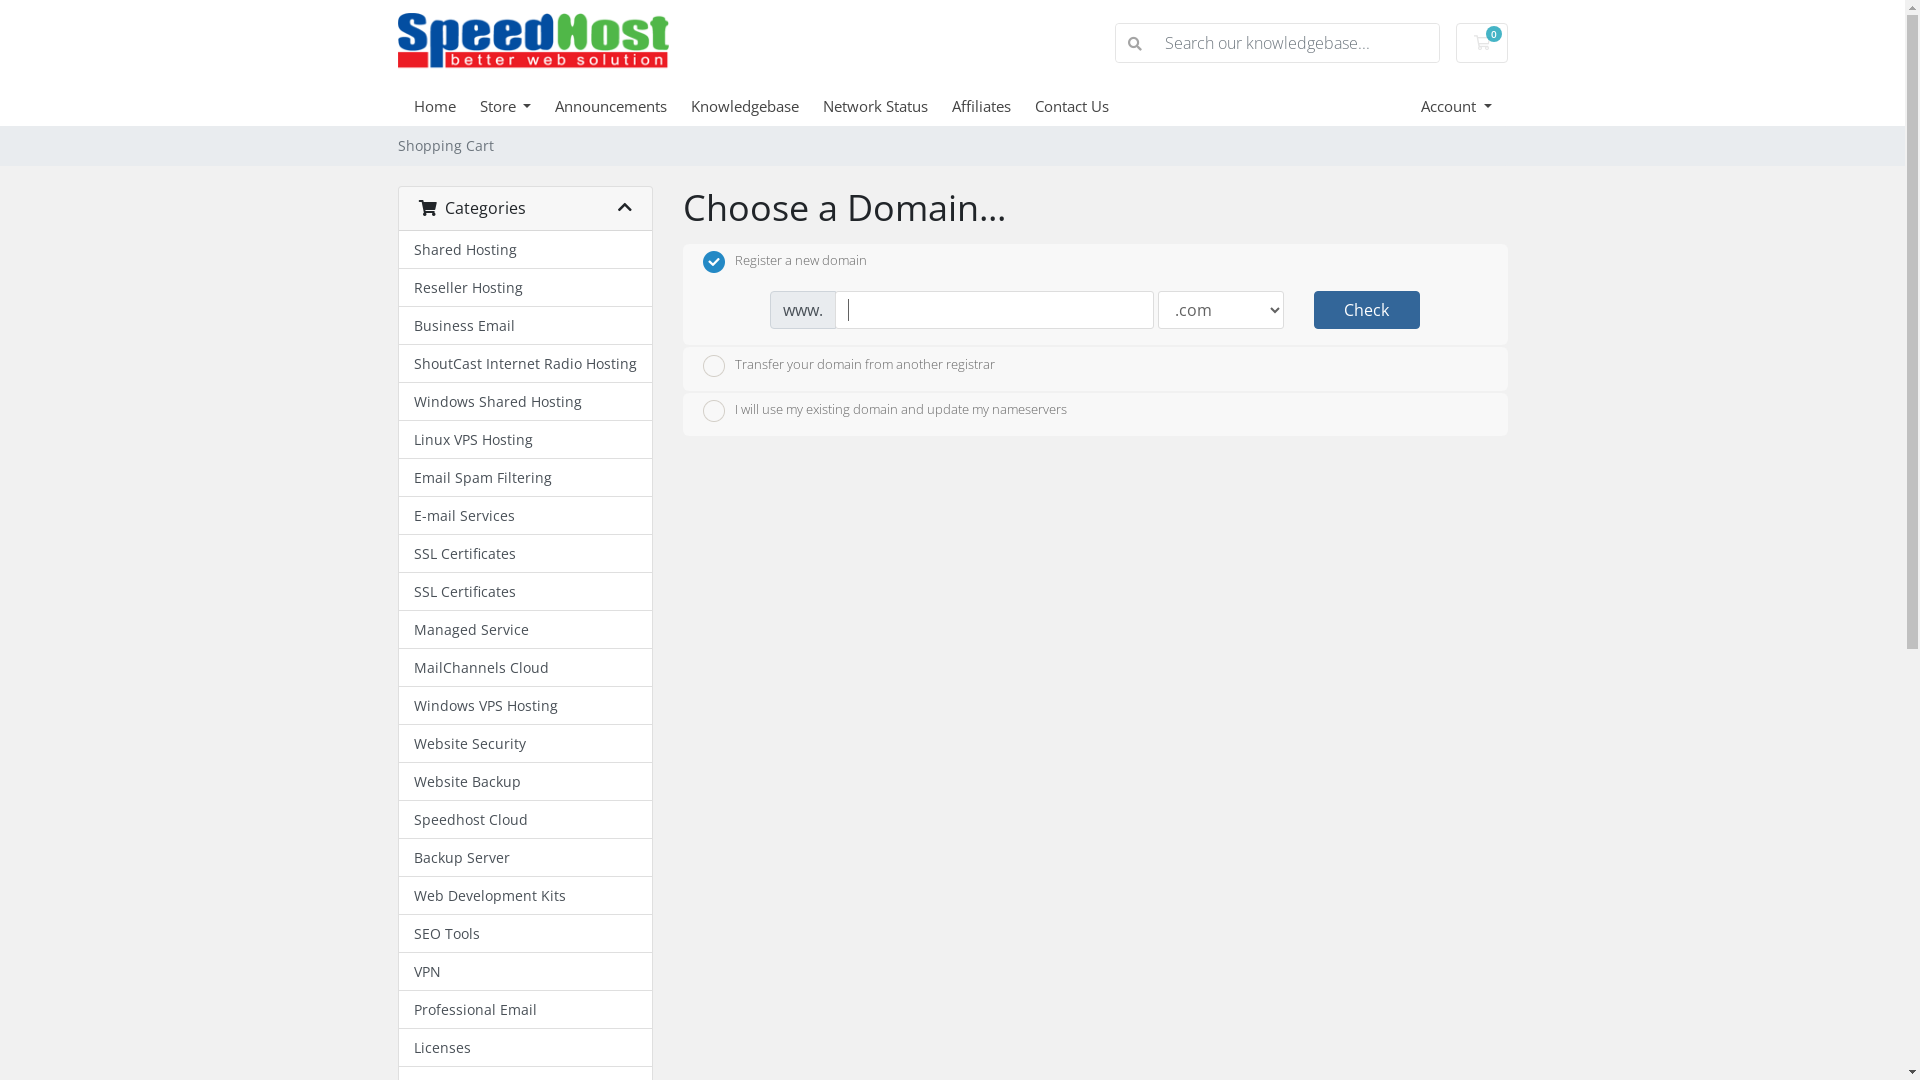 Image resolution: width=1920 pixels, height=1080 pixels. What do you see at coordinates (994, 309) in the screenshot?
I see `'Please enter your domain'` at bounding box center [994, 309].